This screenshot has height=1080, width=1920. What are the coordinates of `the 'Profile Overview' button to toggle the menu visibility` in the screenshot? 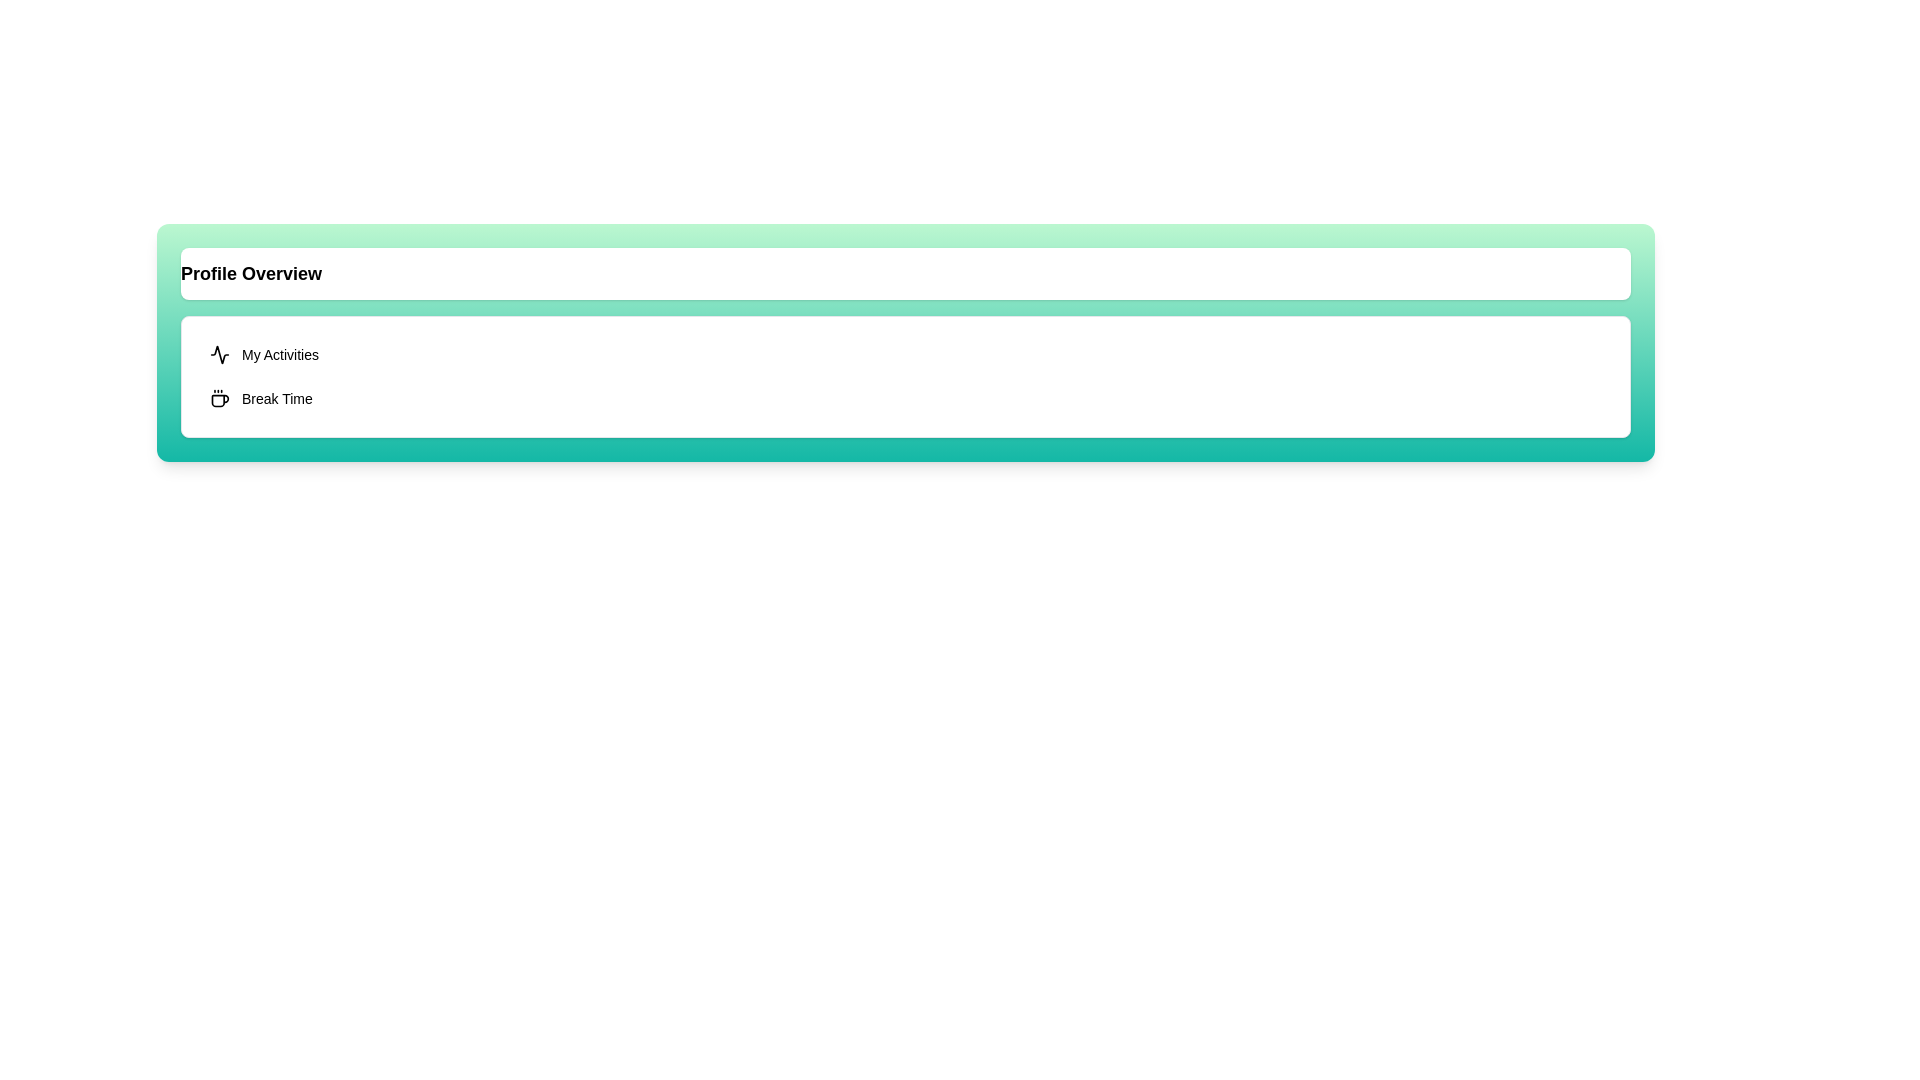 It's located at (905, 273).